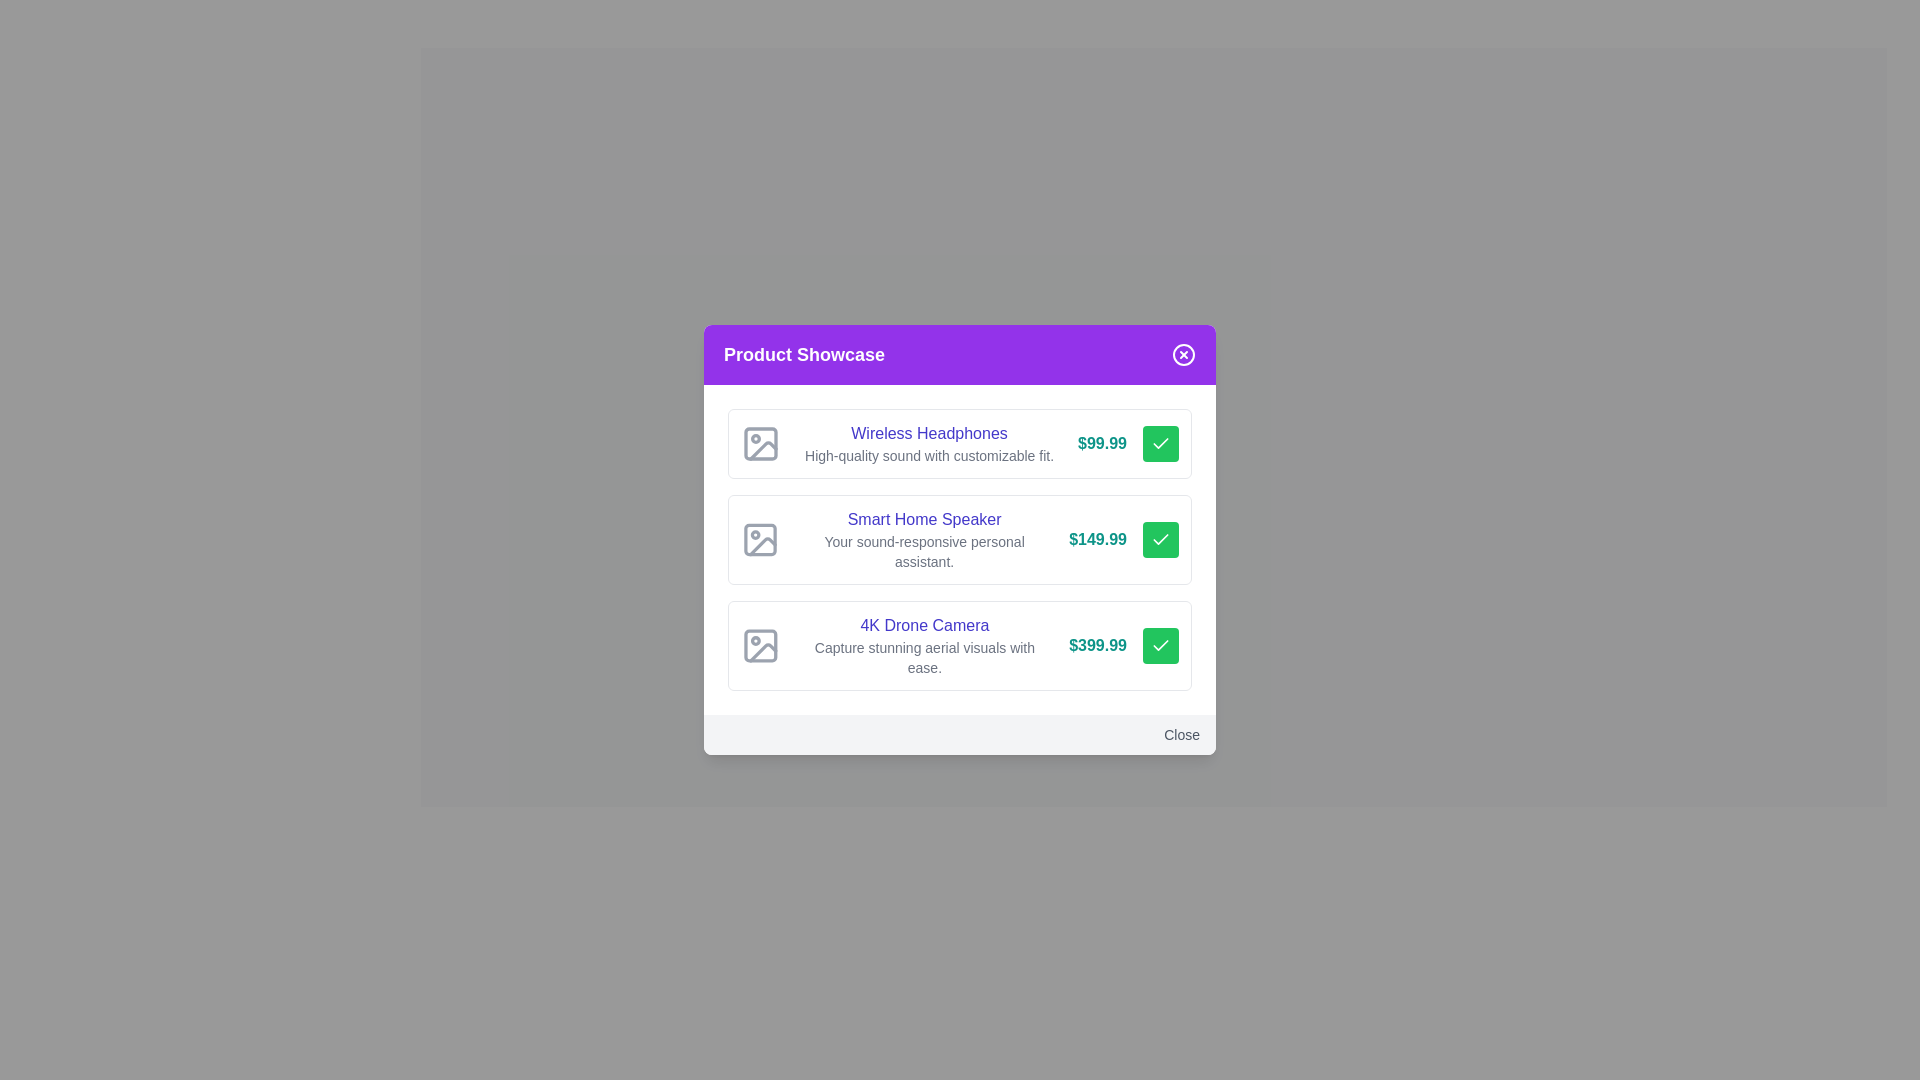 Image resolution: width=1920 pixels, height=1080 pixels. Describe the element at coordinates (1161, 540) in the screenshot. I see `the green checkmark icon with a white outline located within the green circular button in the top-middle-right portion of the interface, which is part of the second product card titled 'Smart Home Speaker'` at that location.